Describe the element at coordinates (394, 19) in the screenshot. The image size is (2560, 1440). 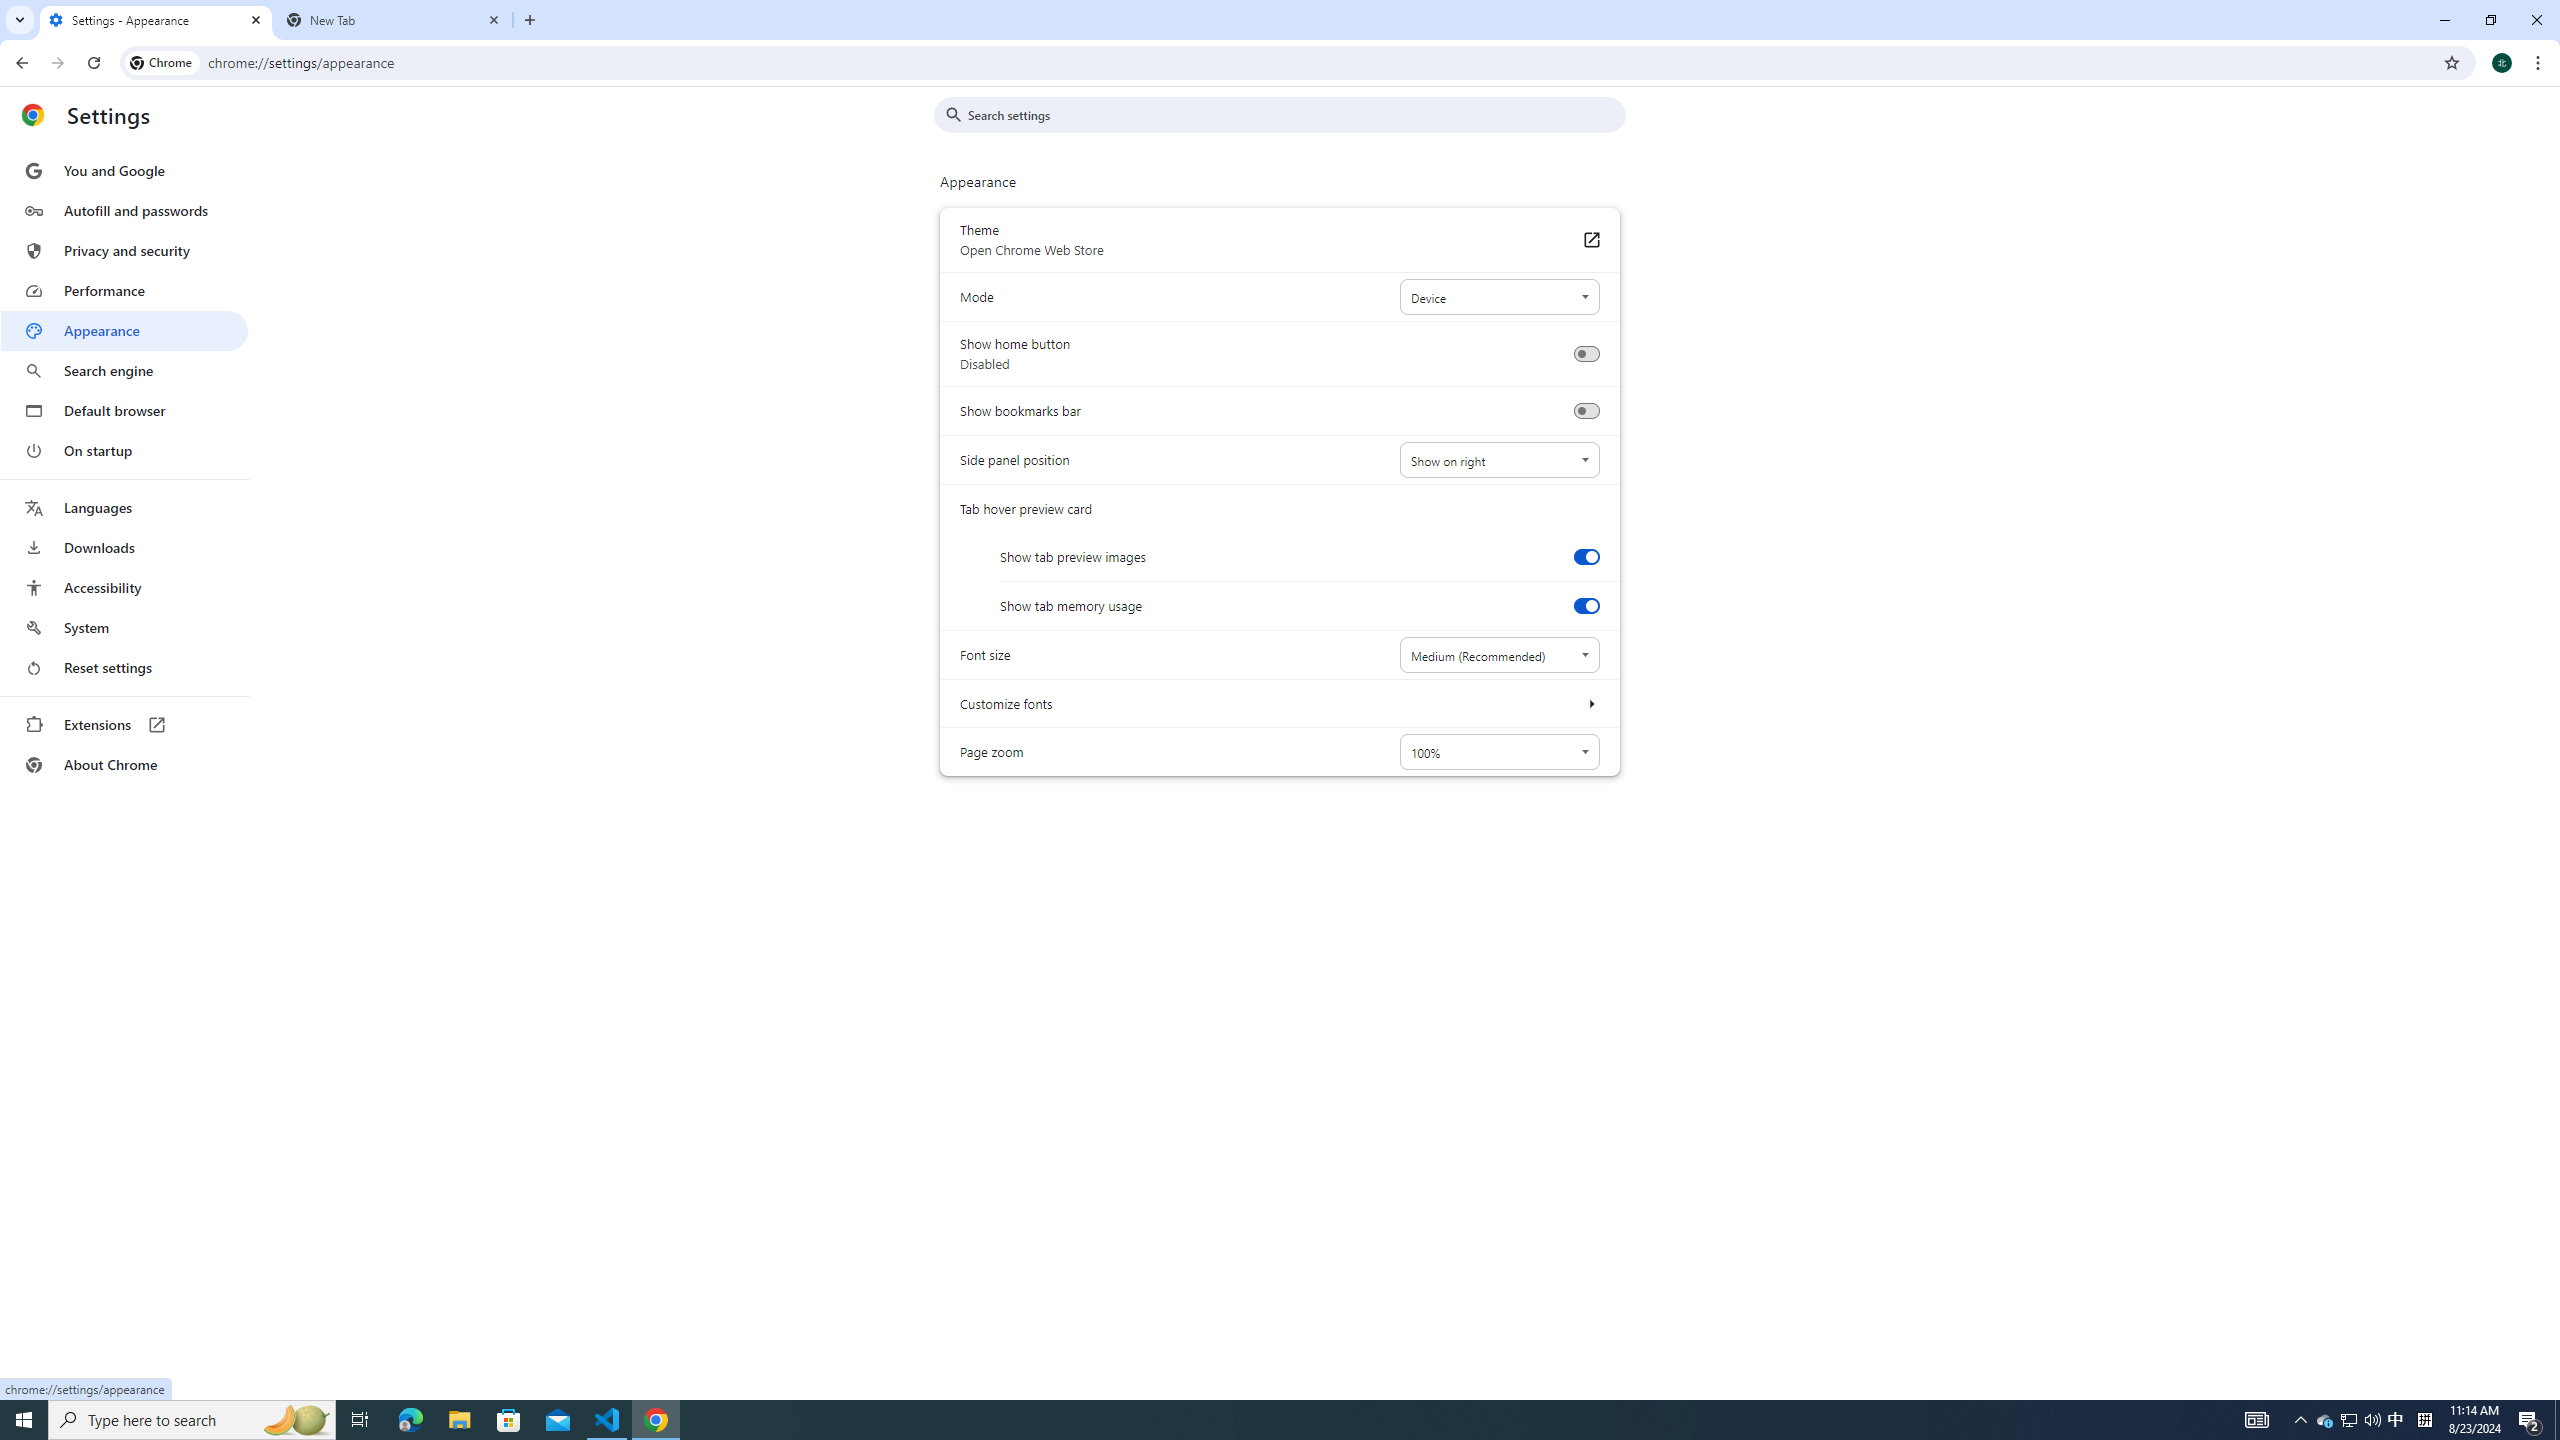
I see `'New Tab'` at that location.